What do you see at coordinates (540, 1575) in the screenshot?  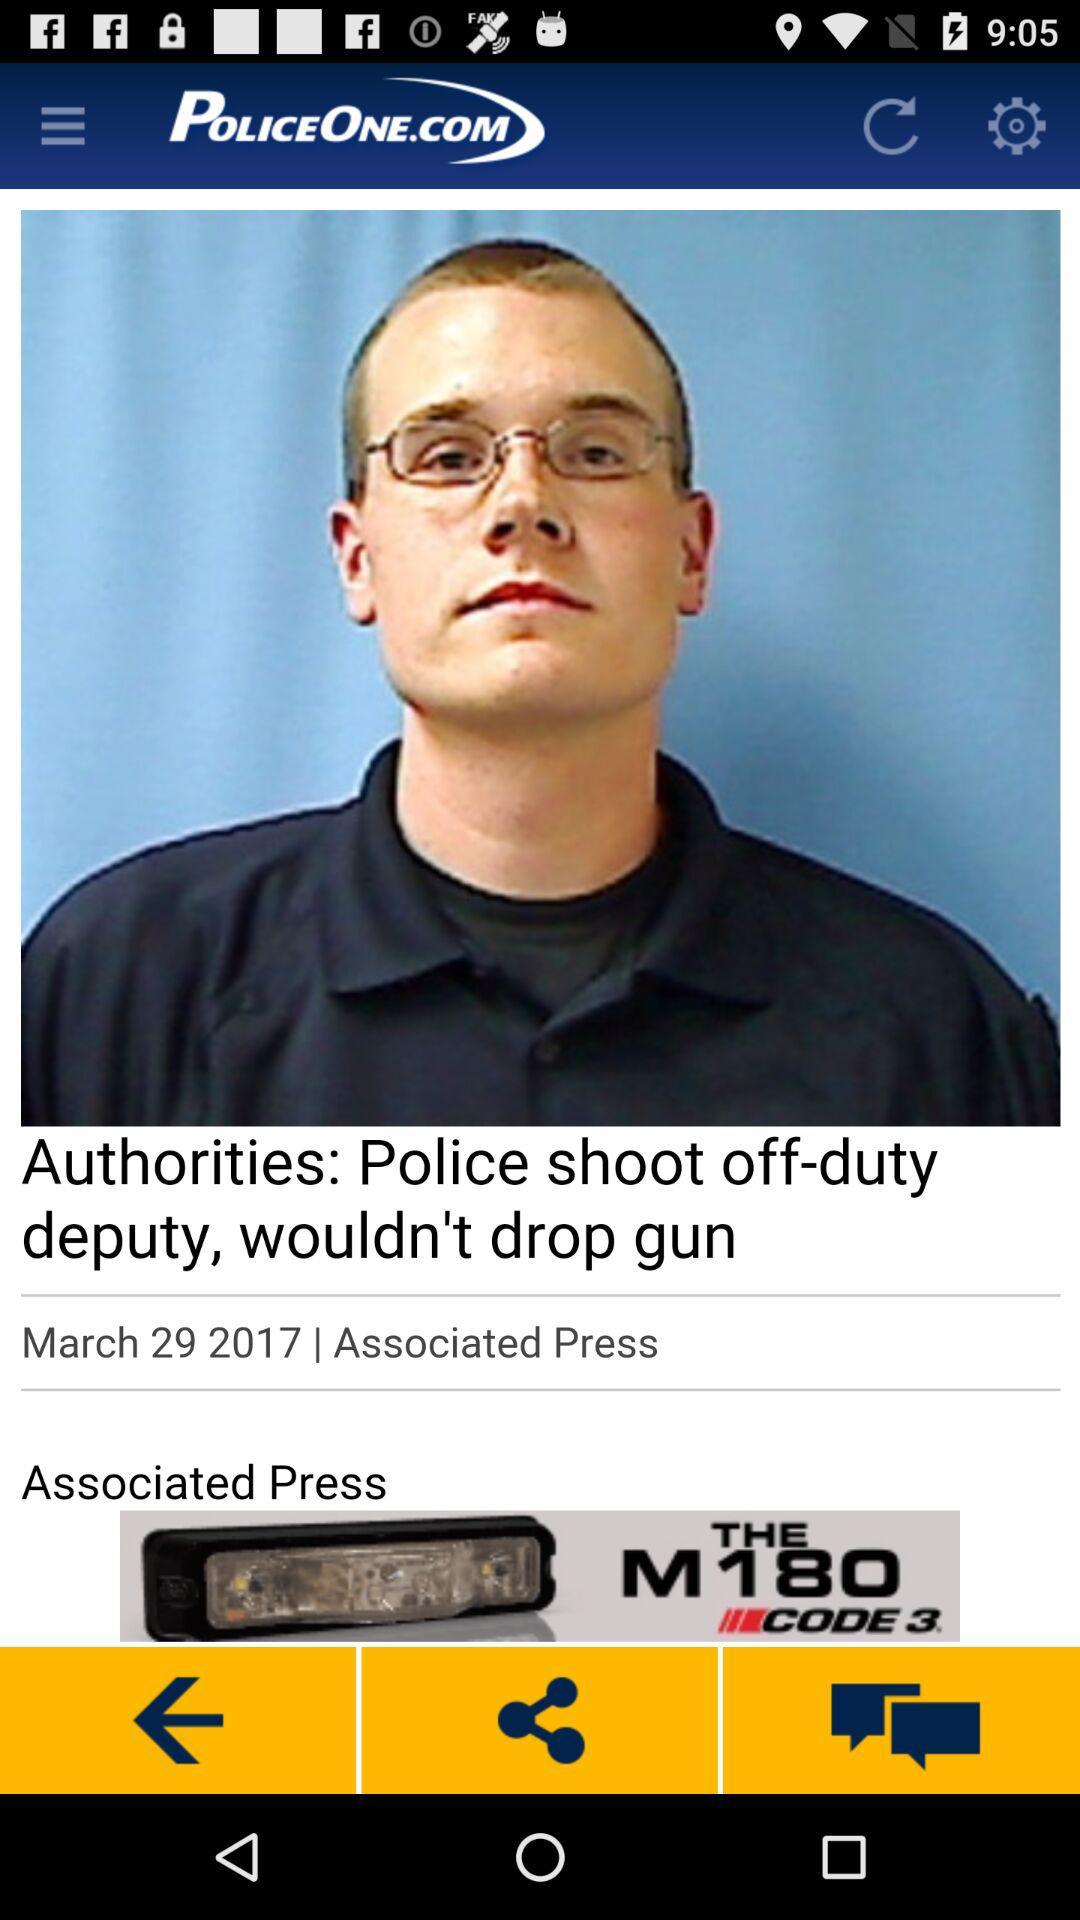 I see `advertisement` at bounding box center [540, 1575].